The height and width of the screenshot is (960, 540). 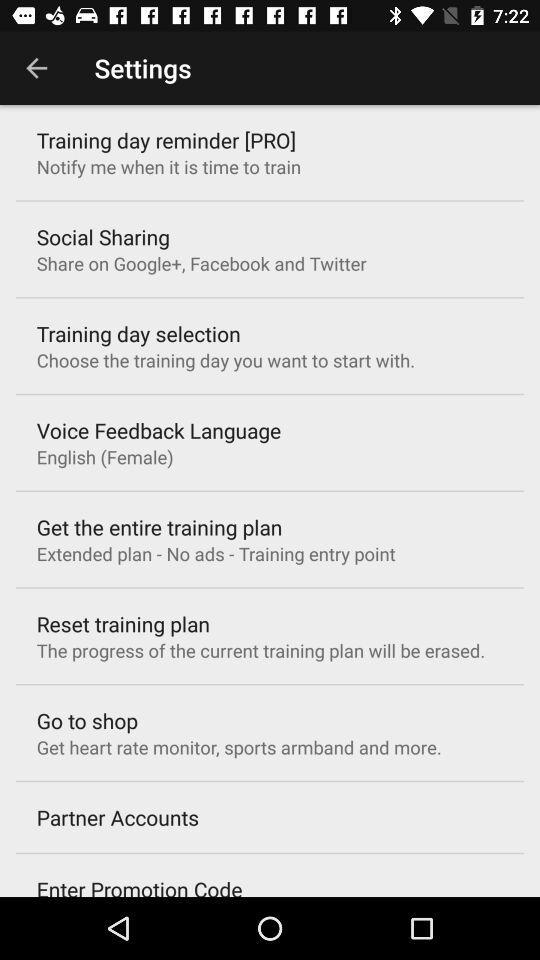 I want to click on item below the progress of item, so click(x=86, y=720).